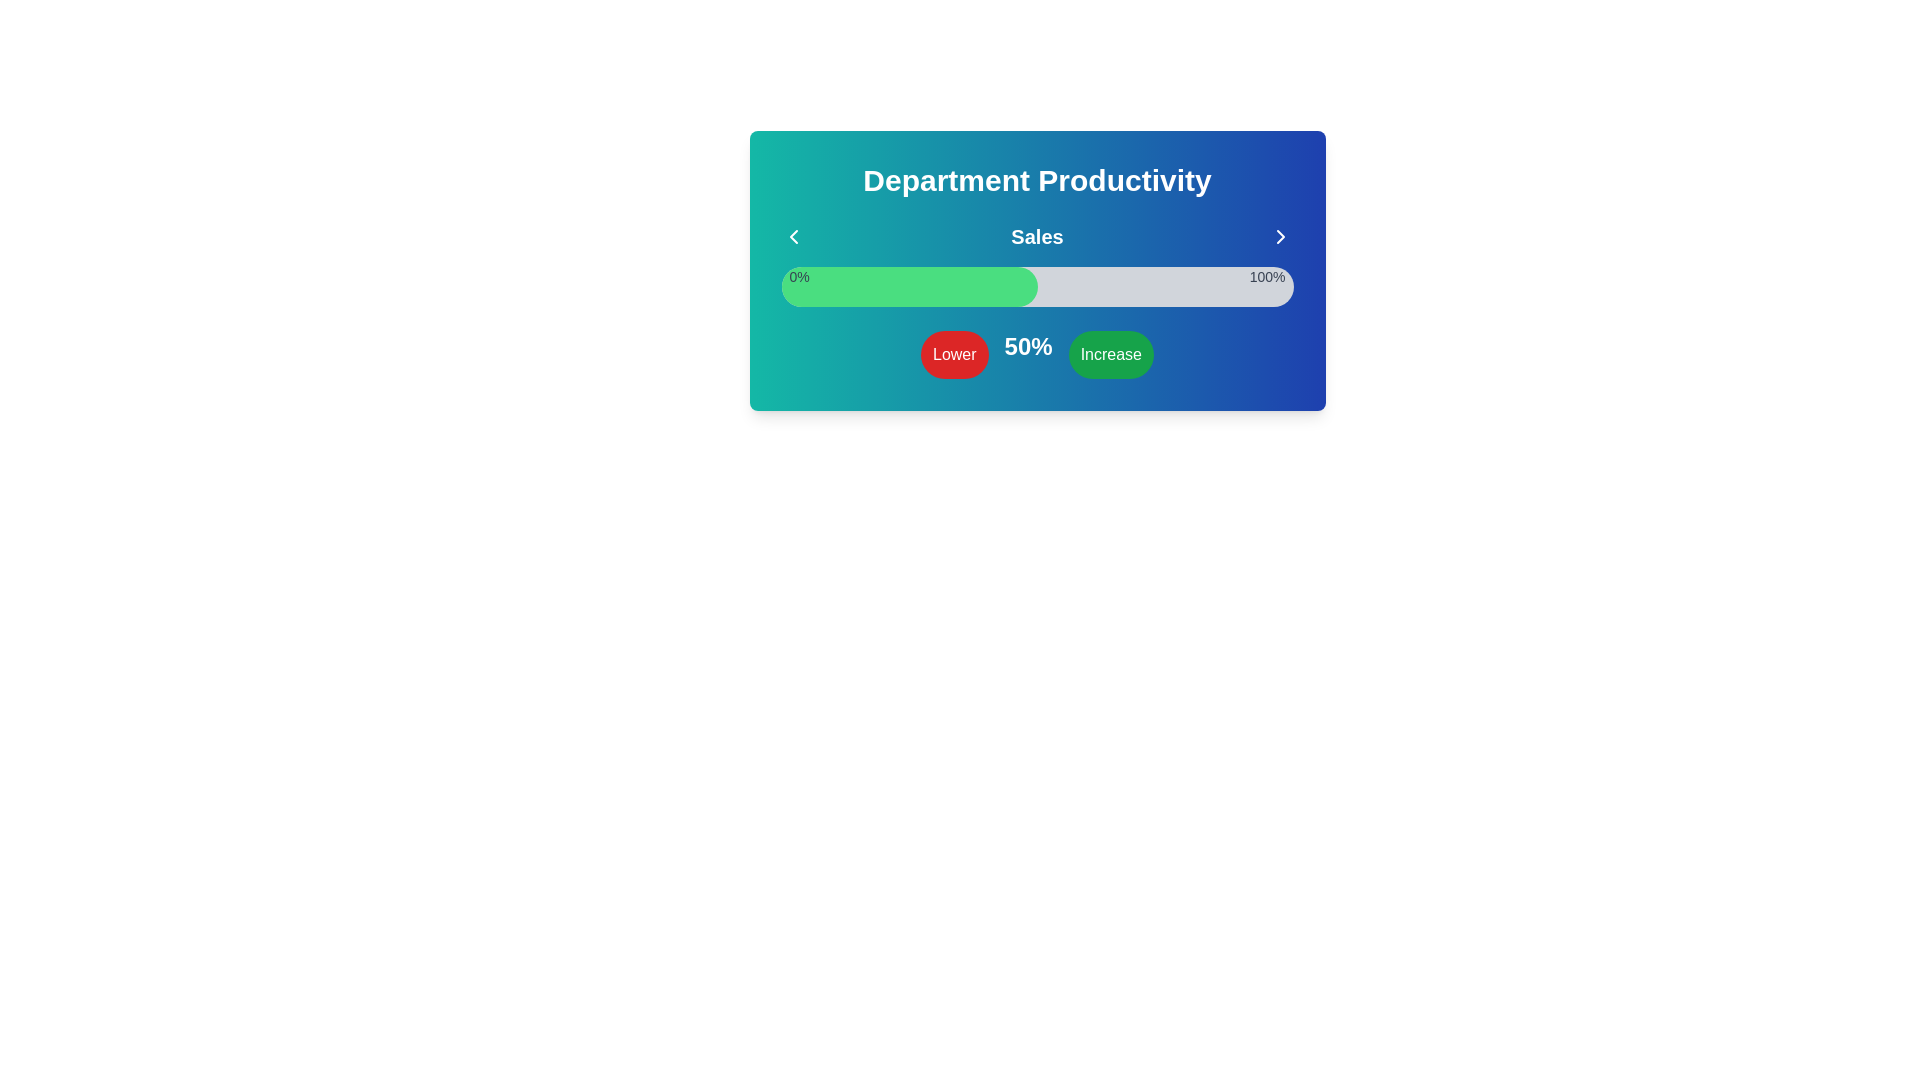  What do you see at coordinates (953, 353) in the screenshot?
I see `the 'Lower' button, which is the leftmost button among three adjacent buttons ('Lower', '50%', 'Increase') located below the 'Sales' progress bar` at bounding box center [953, 353].